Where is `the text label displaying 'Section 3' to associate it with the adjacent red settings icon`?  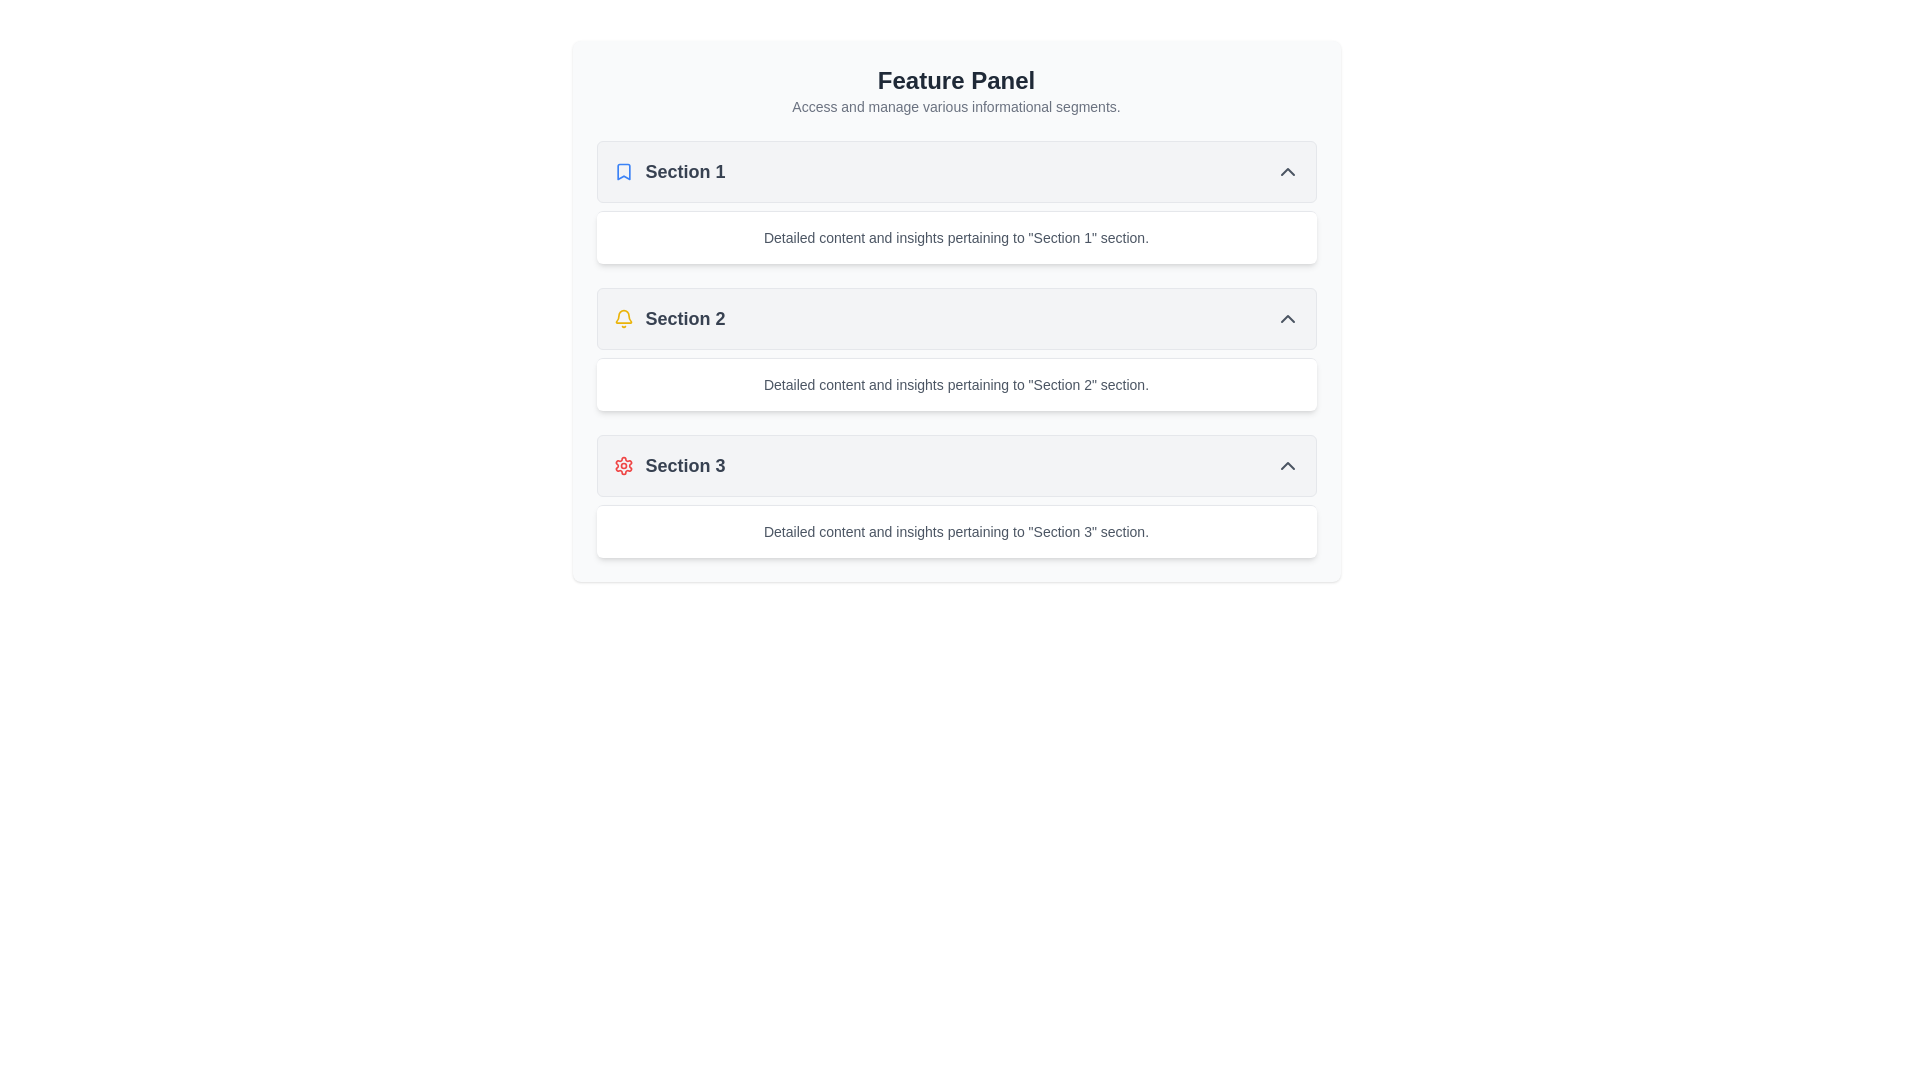 the text label displaying 'Section 3' to associate it with the adjacent red settings icon is located at coordinates (685, 466).